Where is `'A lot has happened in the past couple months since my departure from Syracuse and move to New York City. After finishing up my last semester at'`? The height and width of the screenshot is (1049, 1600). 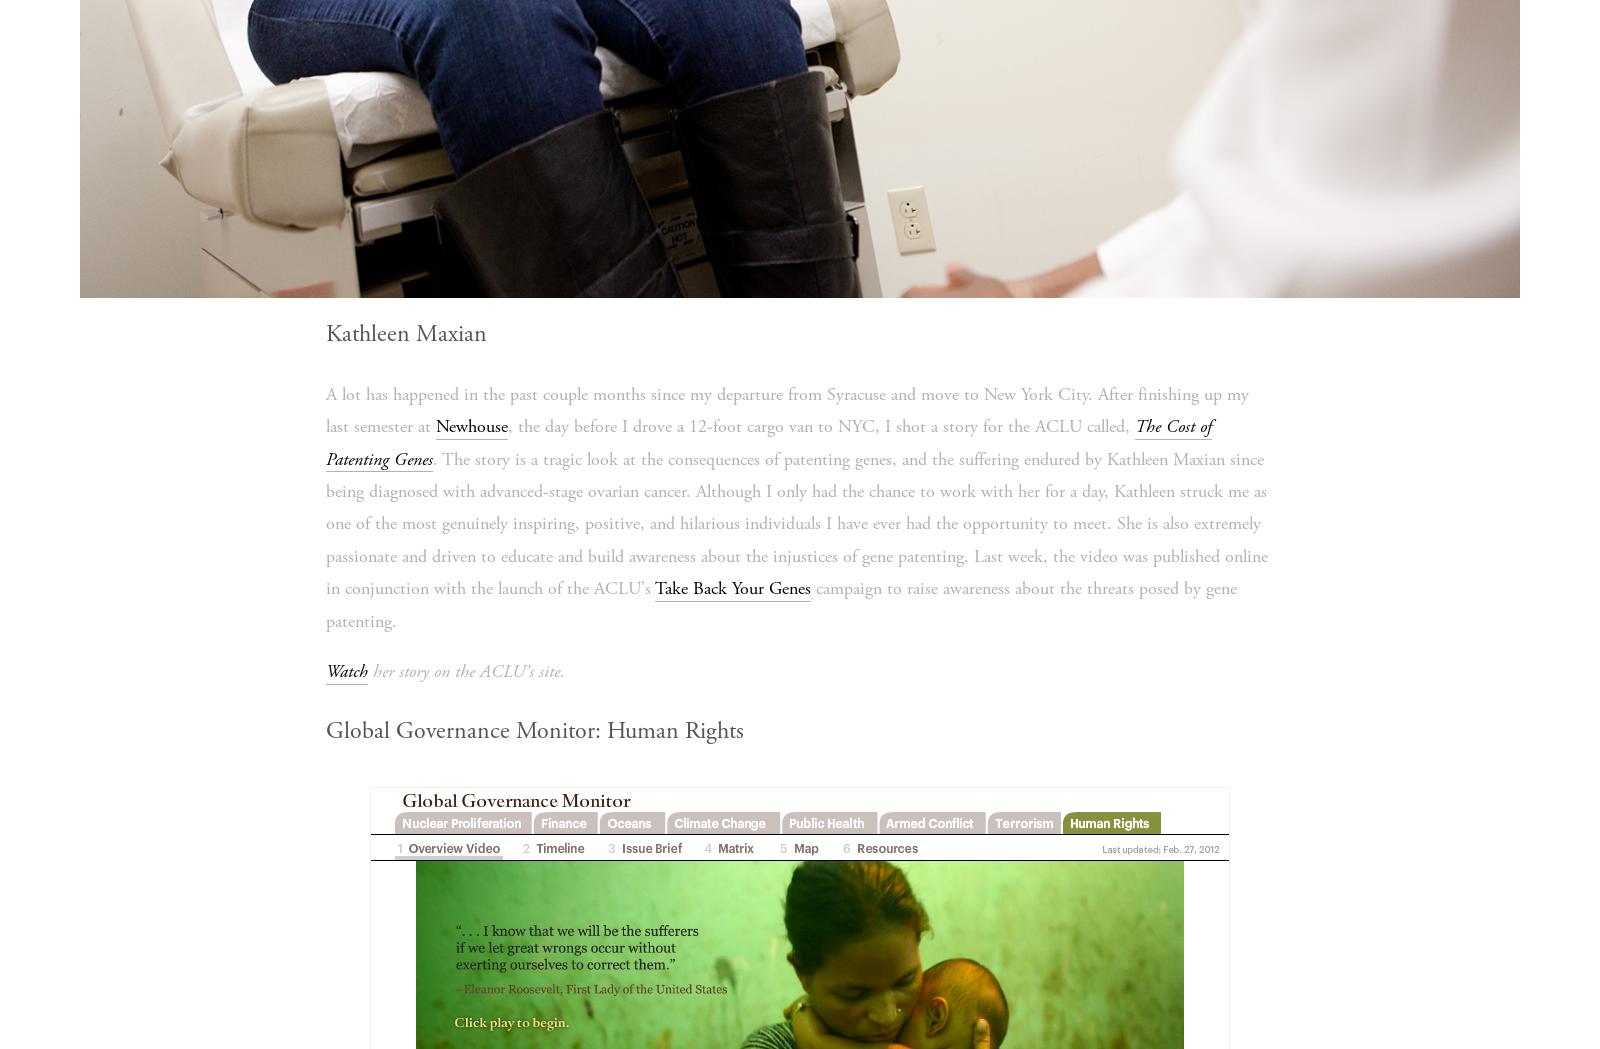 'A lot has happened in the past couple months since my departure from Syracuse and move to New York City. After finishing up my last semester at' is located at coordinates (786, 408).